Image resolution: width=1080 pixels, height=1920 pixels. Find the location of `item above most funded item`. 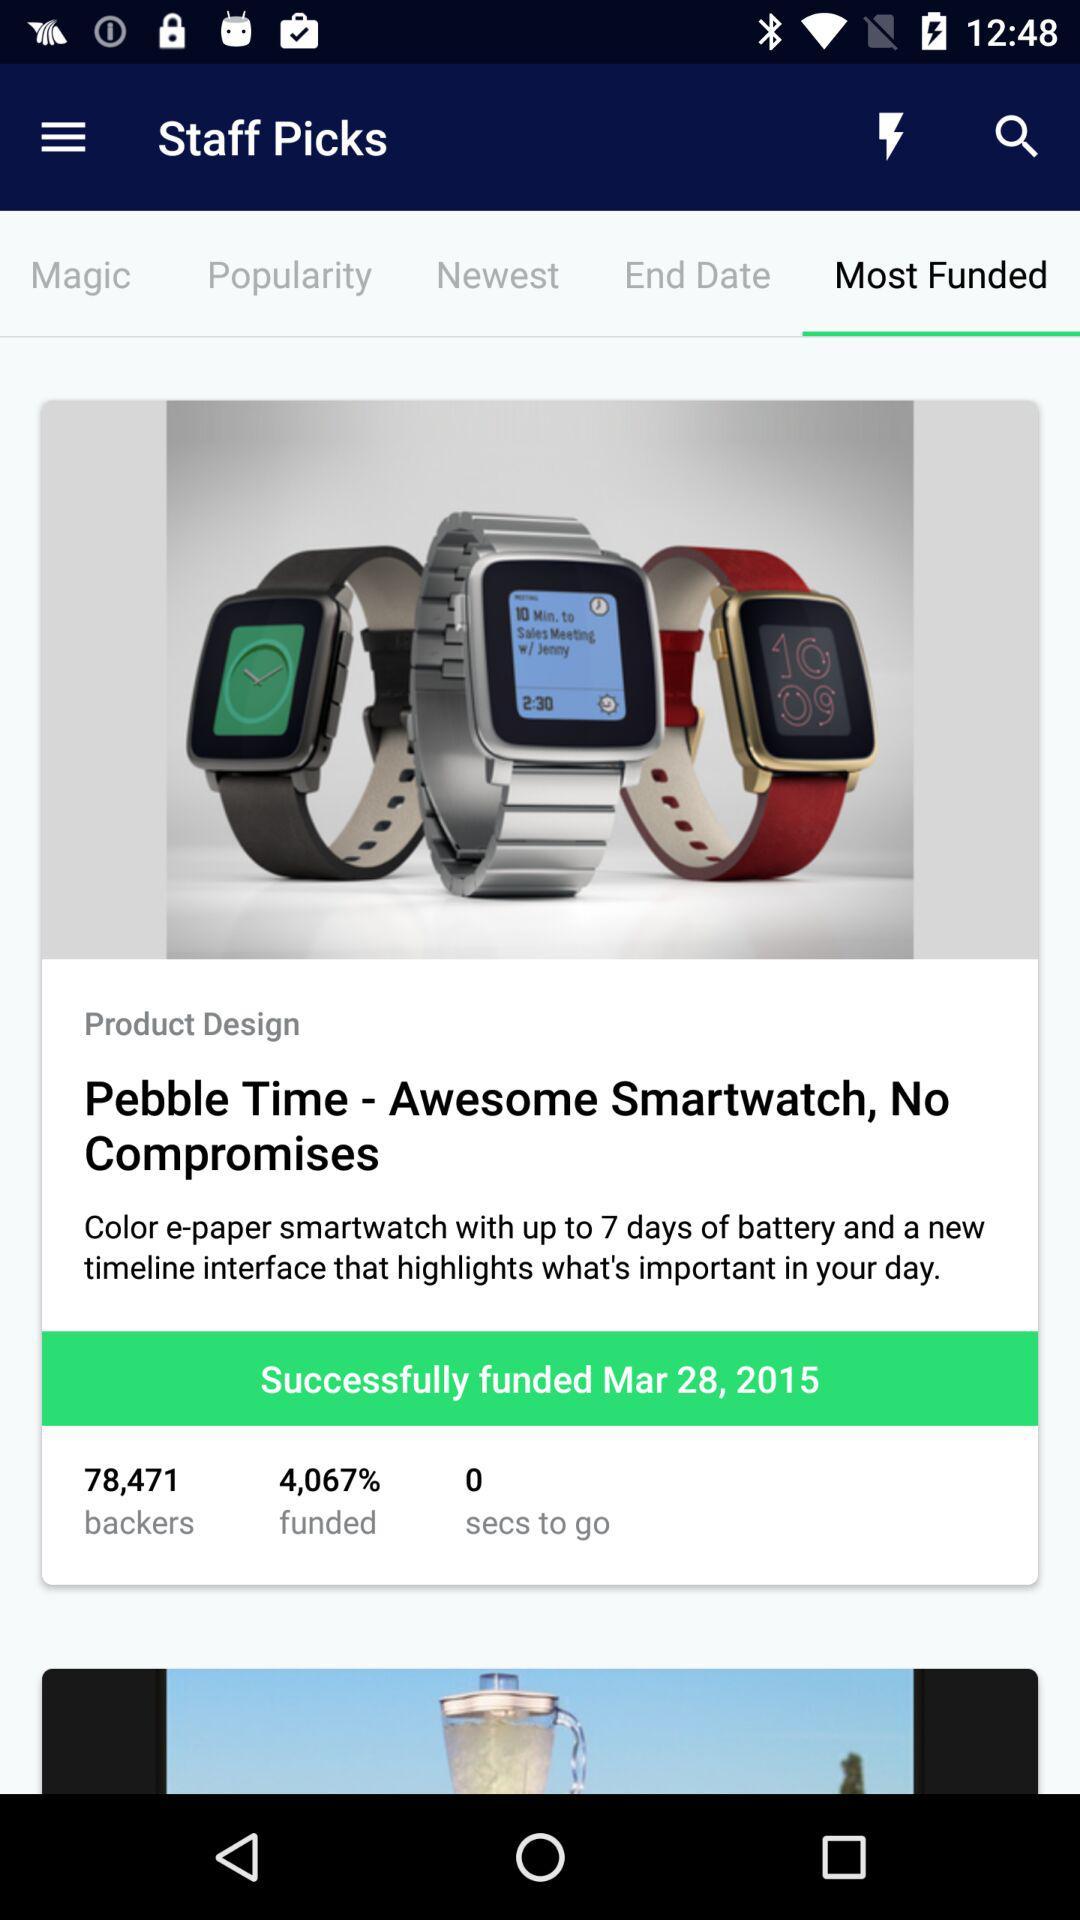

item above most funded item is located at coordinates (1017, 136).